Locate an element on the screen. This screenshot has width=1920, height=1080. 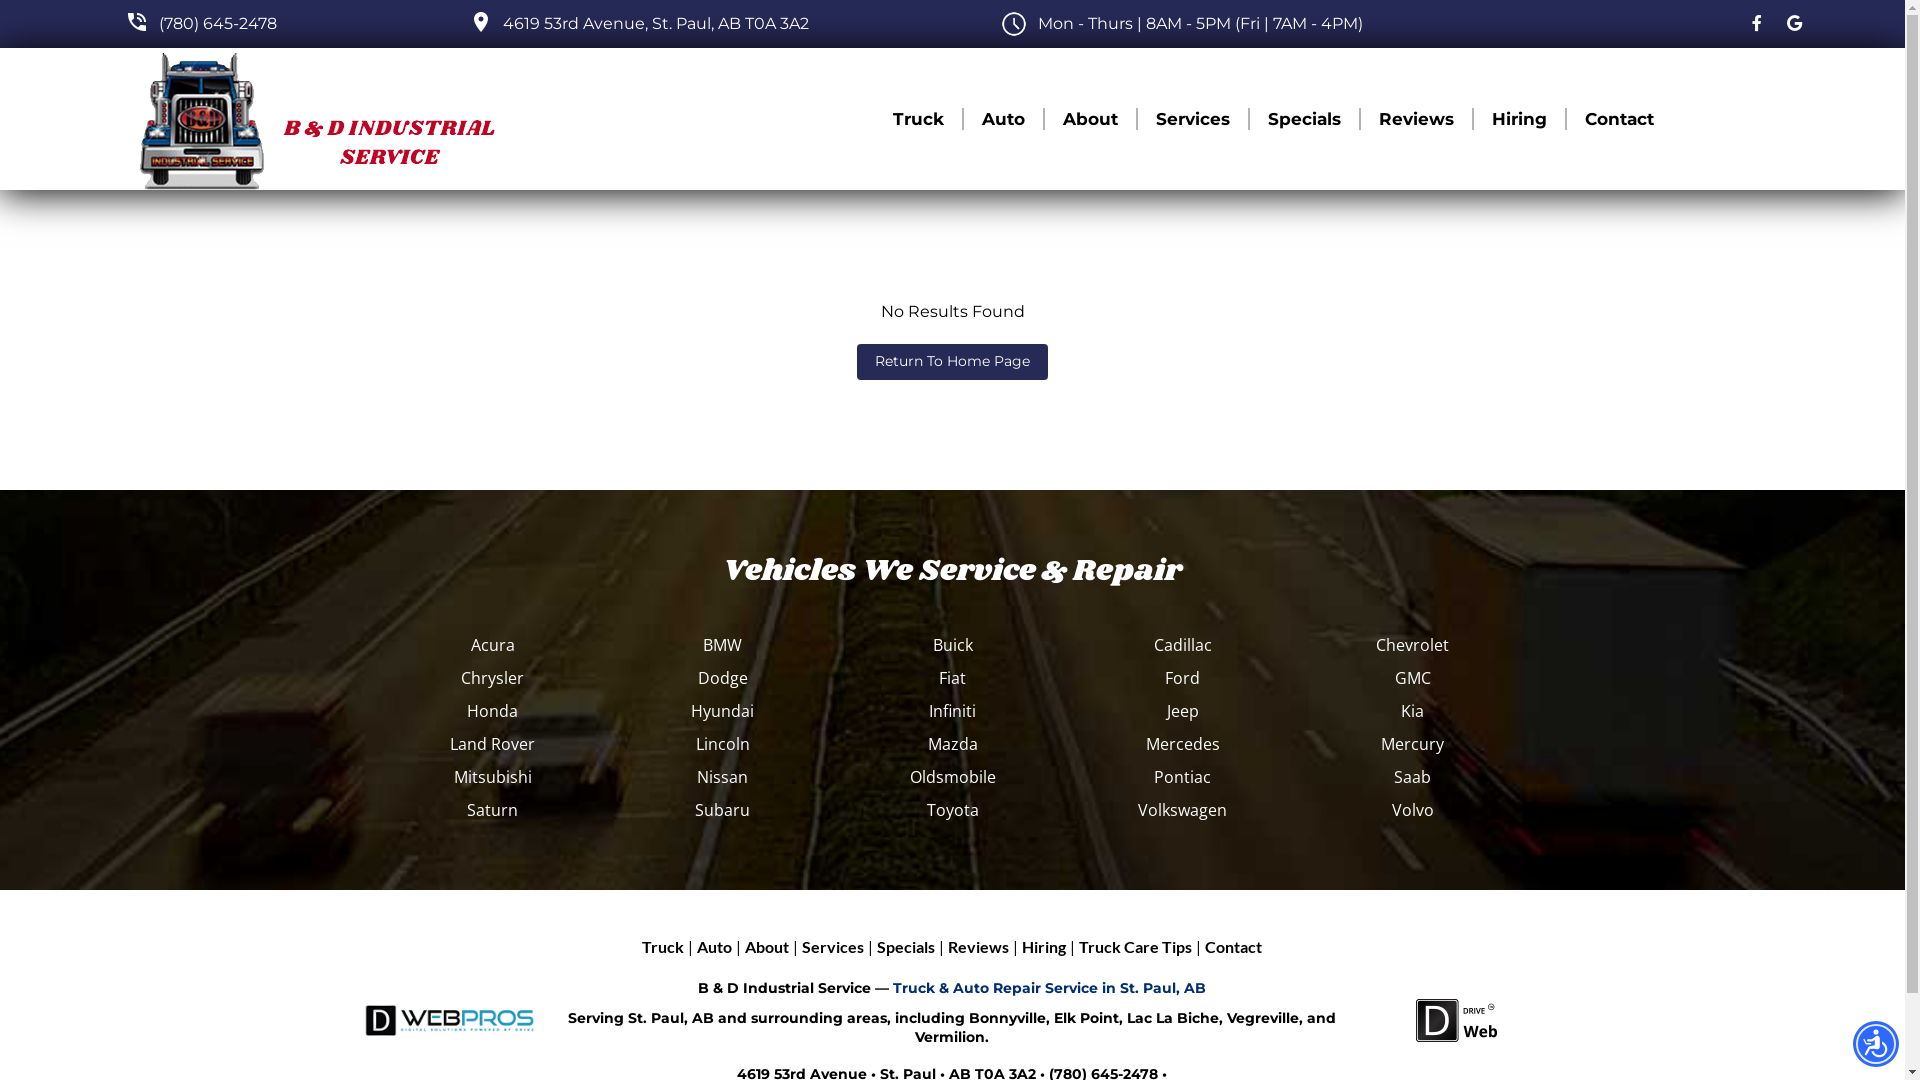
'Hiring' is located at coordinates (1519, 119).